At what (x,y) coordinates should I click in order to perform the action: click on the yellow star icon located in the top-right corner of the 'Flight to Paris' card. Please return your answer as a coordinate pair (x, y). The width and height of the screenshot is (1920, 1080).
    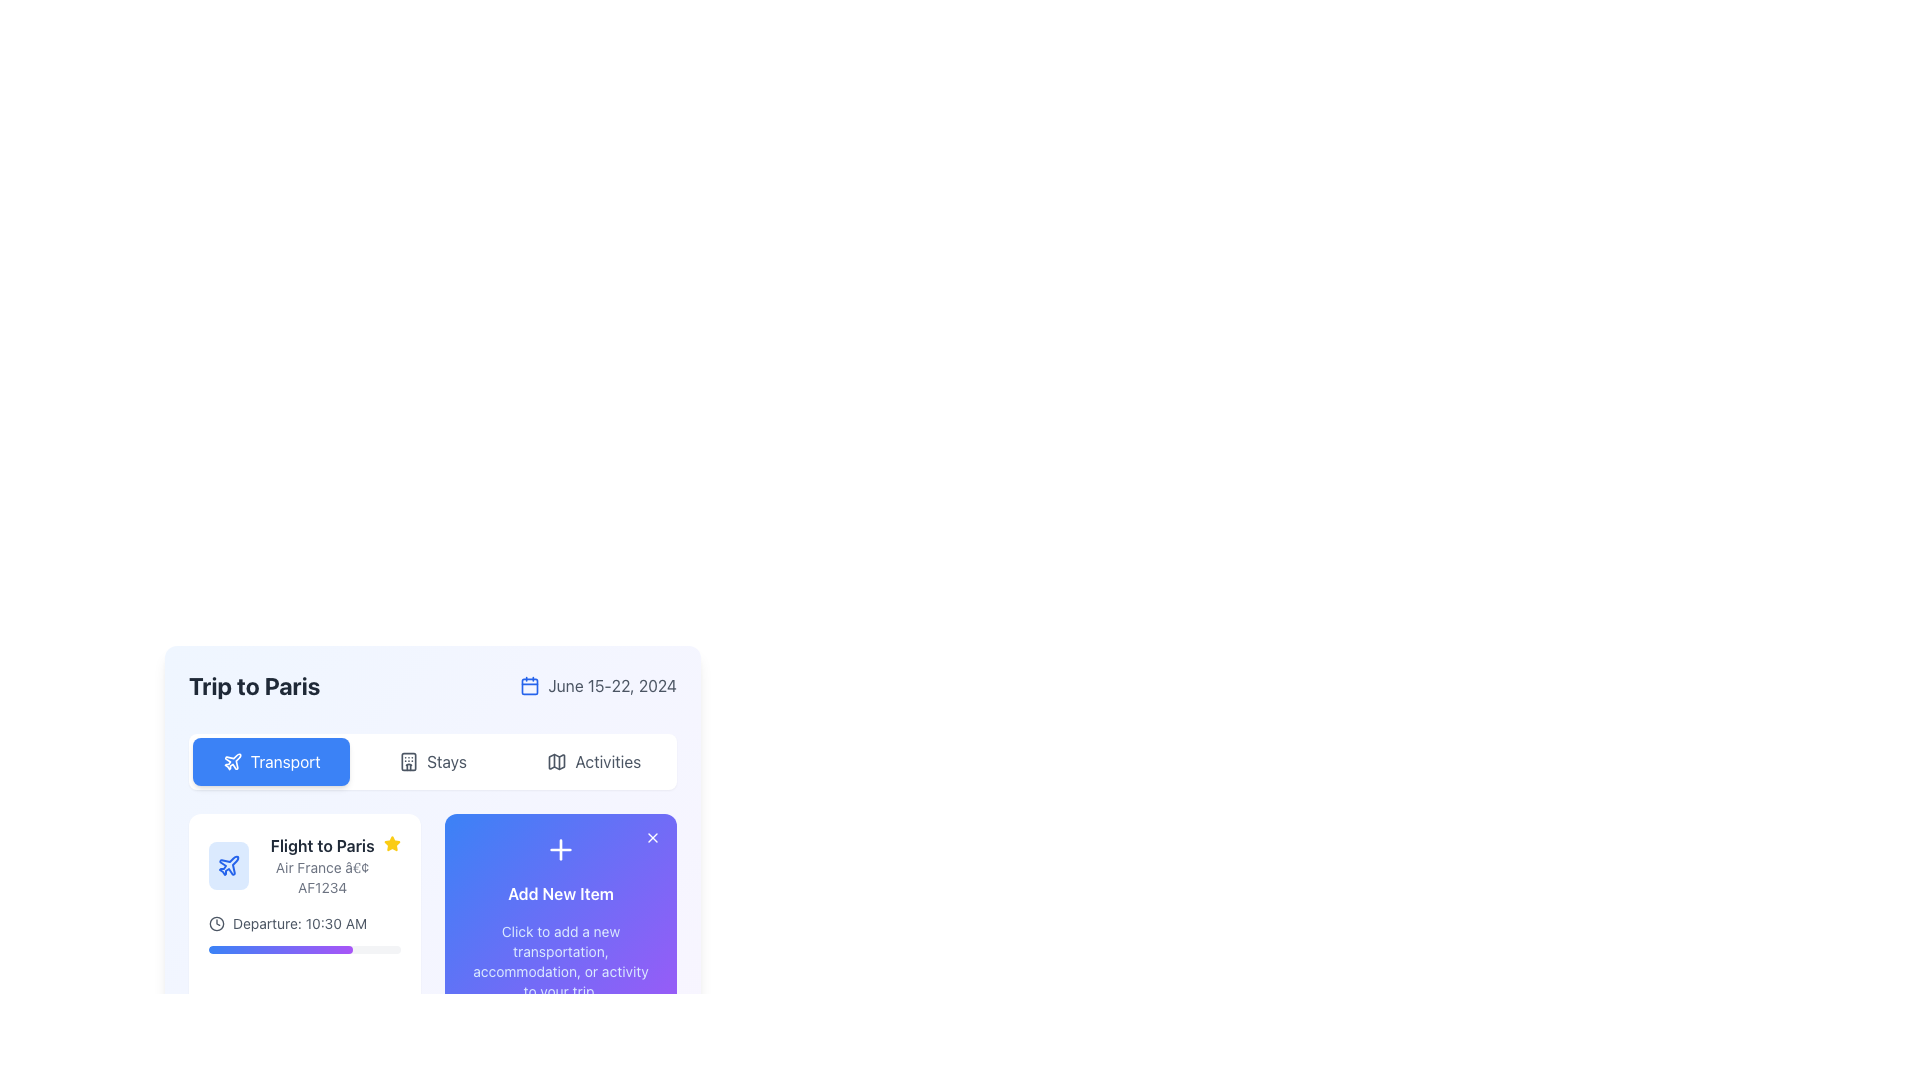
    Looking at the image, I should click on (392, 843).